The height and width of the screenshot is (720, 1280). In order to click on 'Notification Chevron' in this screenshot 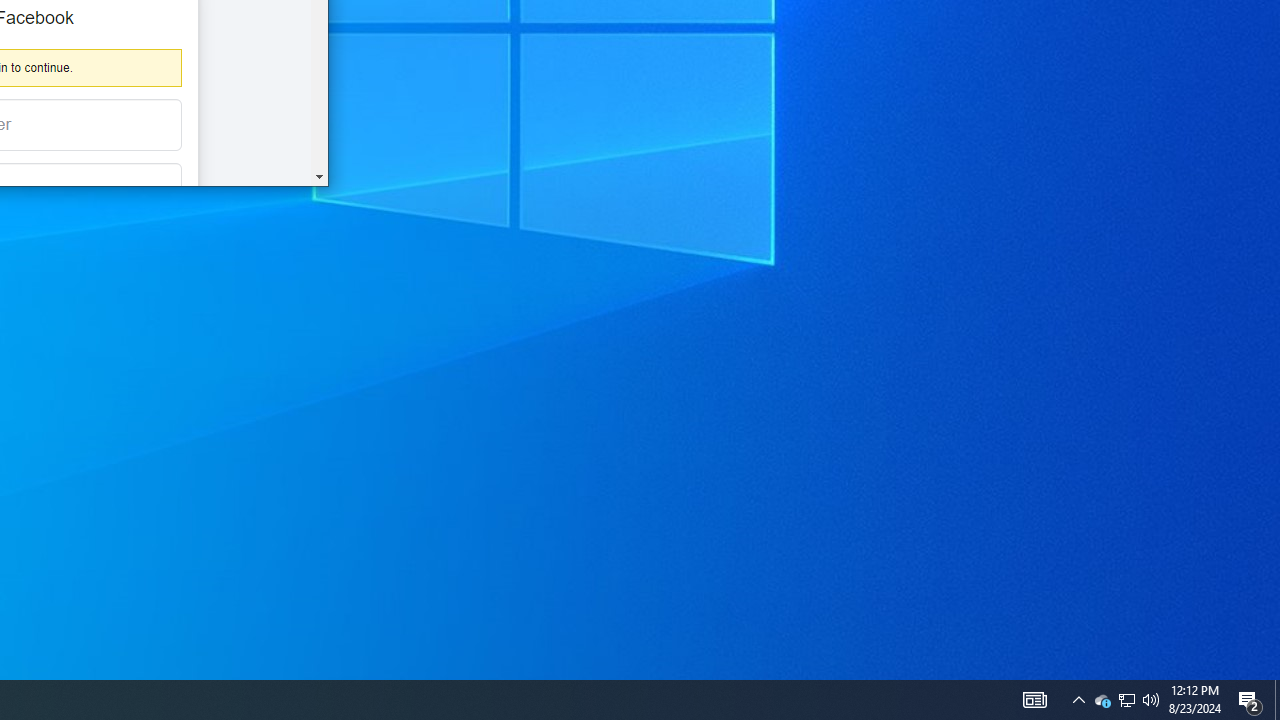, I will do `click(1078, 698)`.